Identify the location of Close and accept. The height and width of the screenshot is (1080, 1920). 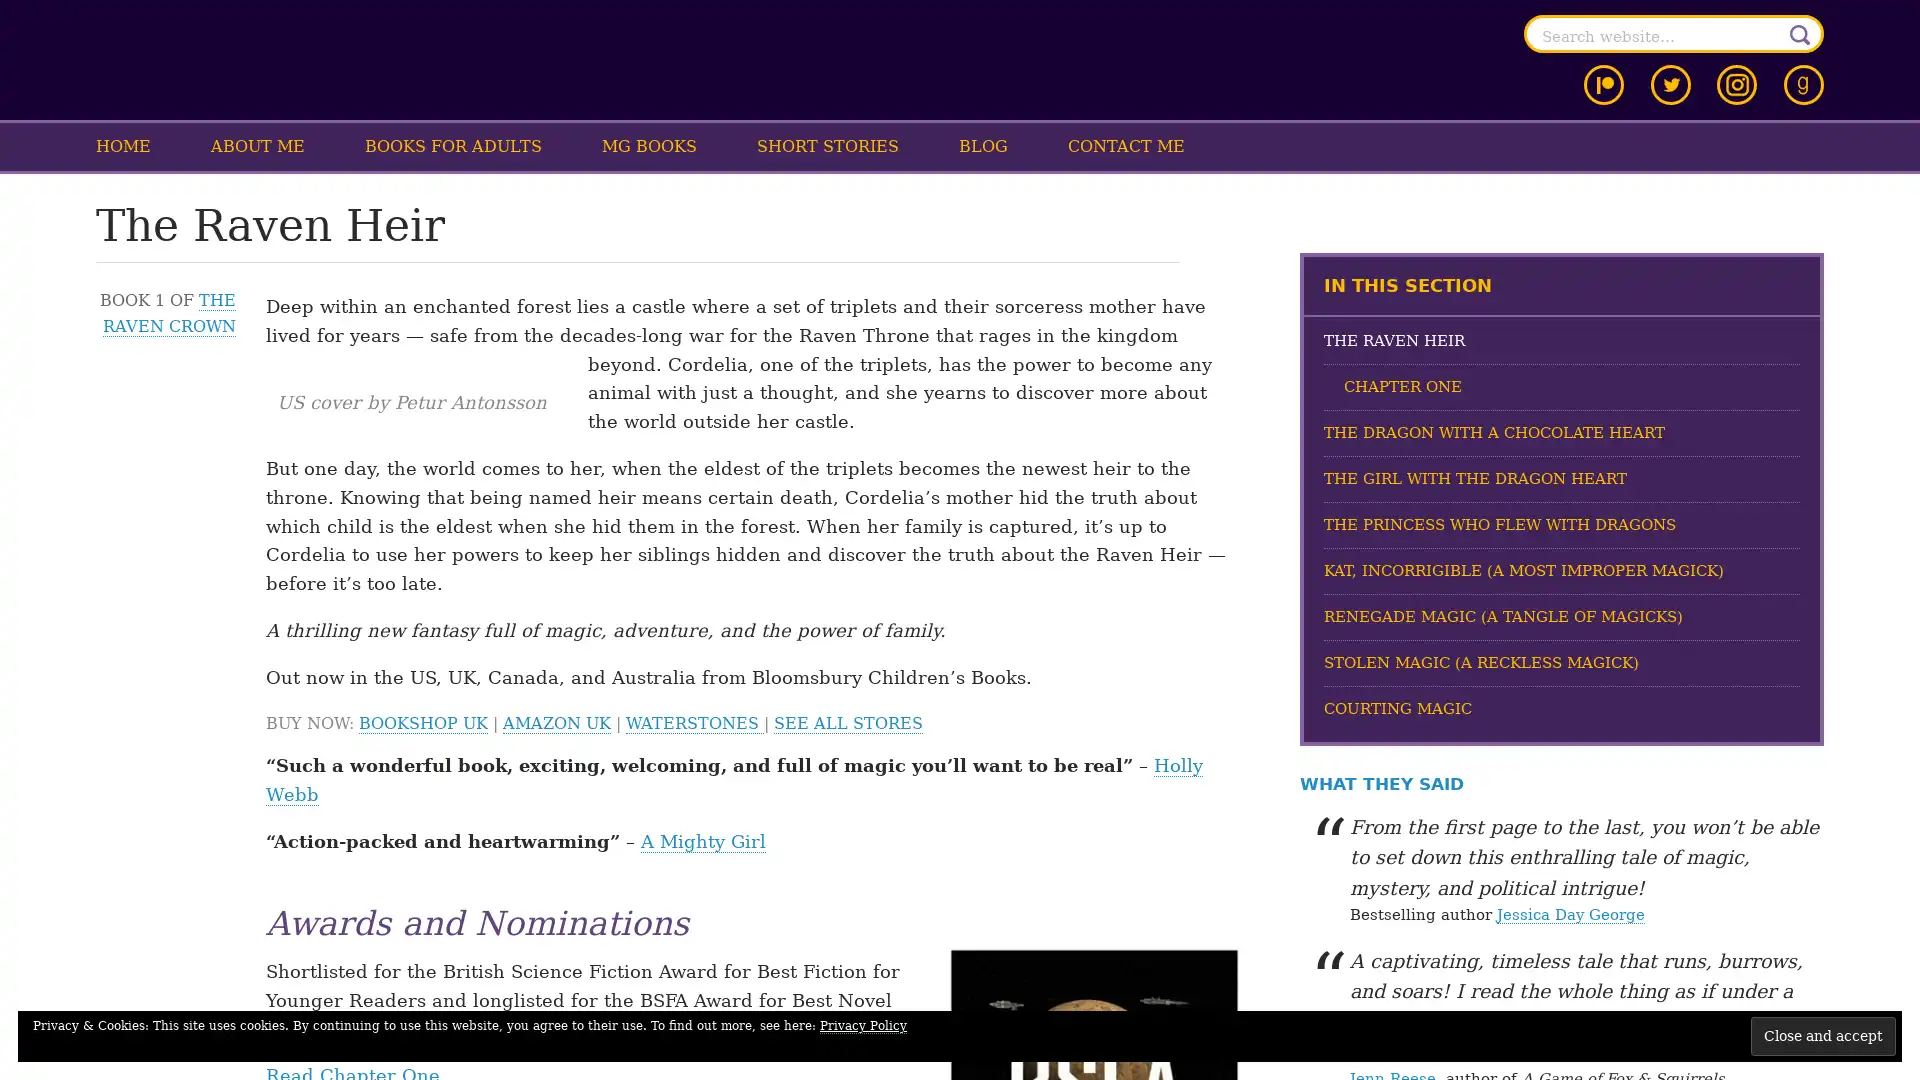
(1823, 1035).